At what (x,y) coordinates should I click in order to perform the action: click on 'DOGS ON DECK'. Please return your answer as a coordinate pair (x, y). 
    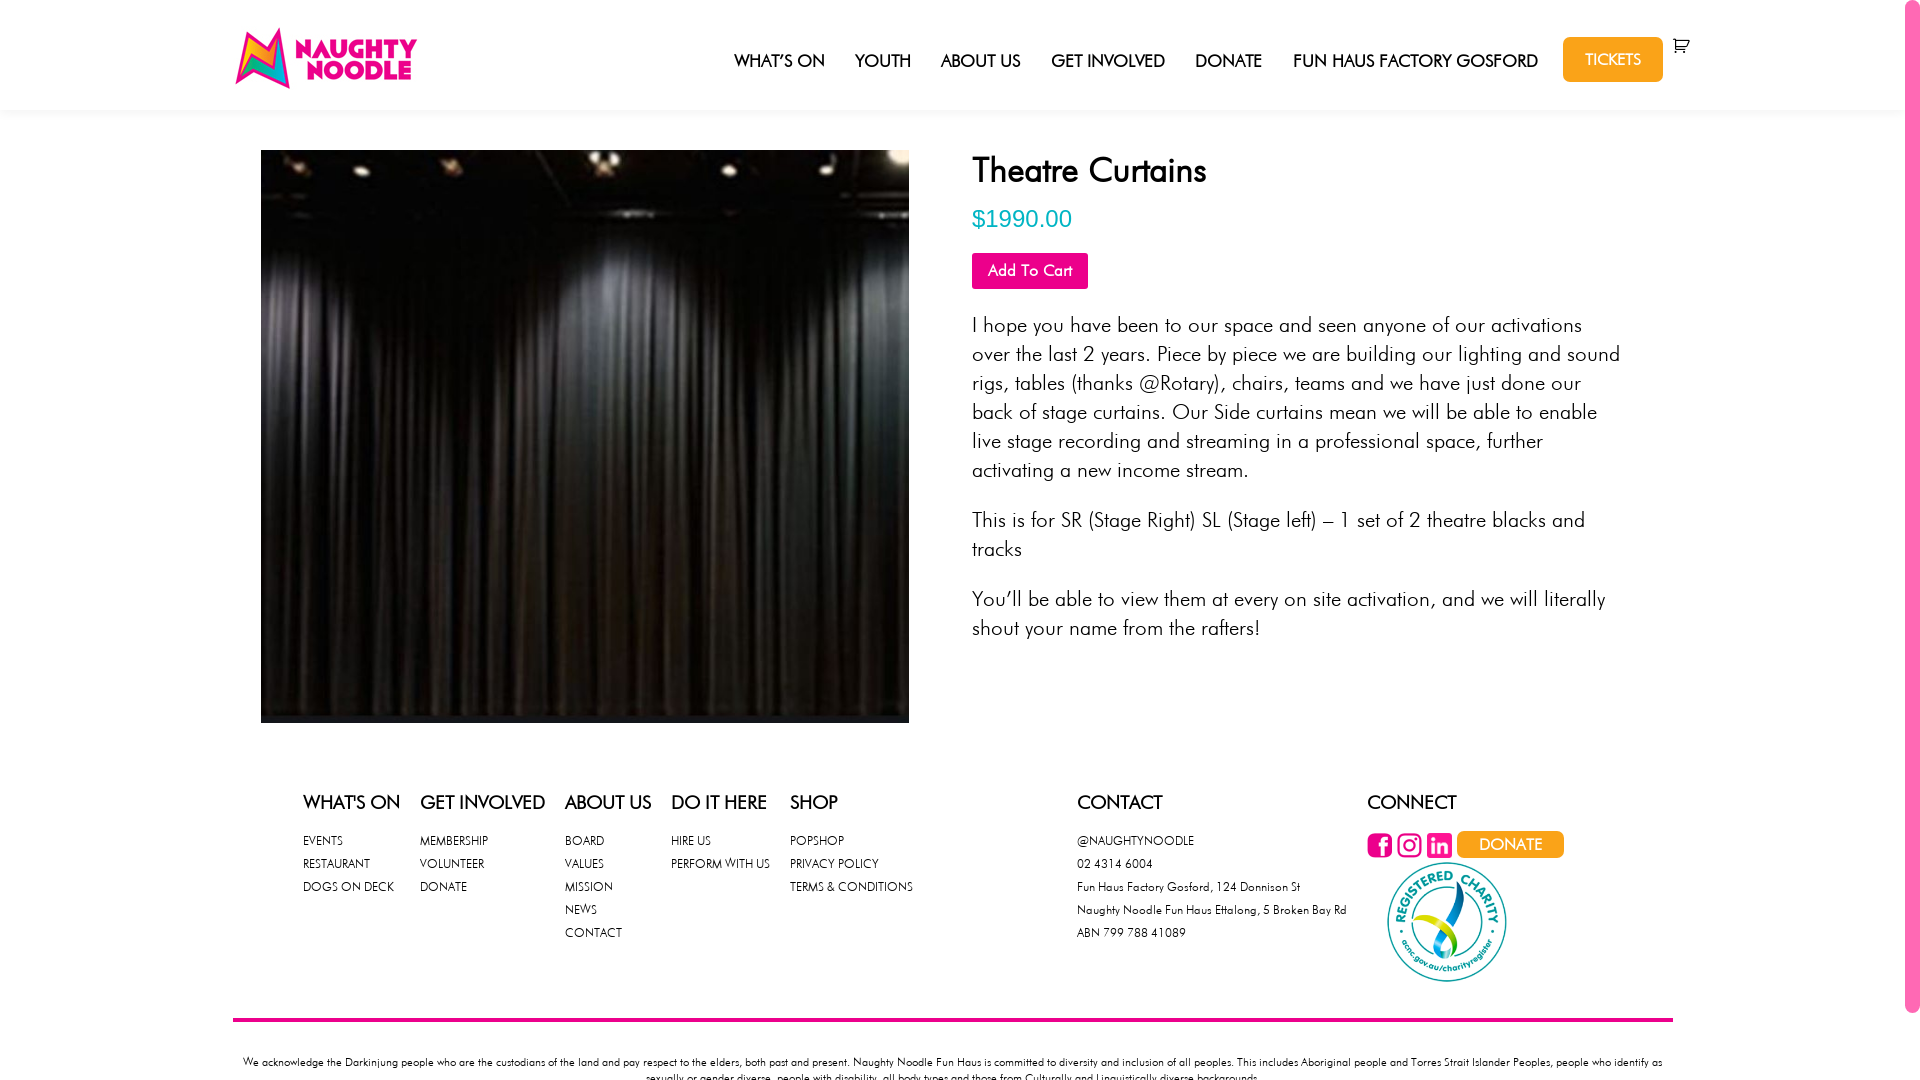
    Looking at the image, I should click on (347, 885).